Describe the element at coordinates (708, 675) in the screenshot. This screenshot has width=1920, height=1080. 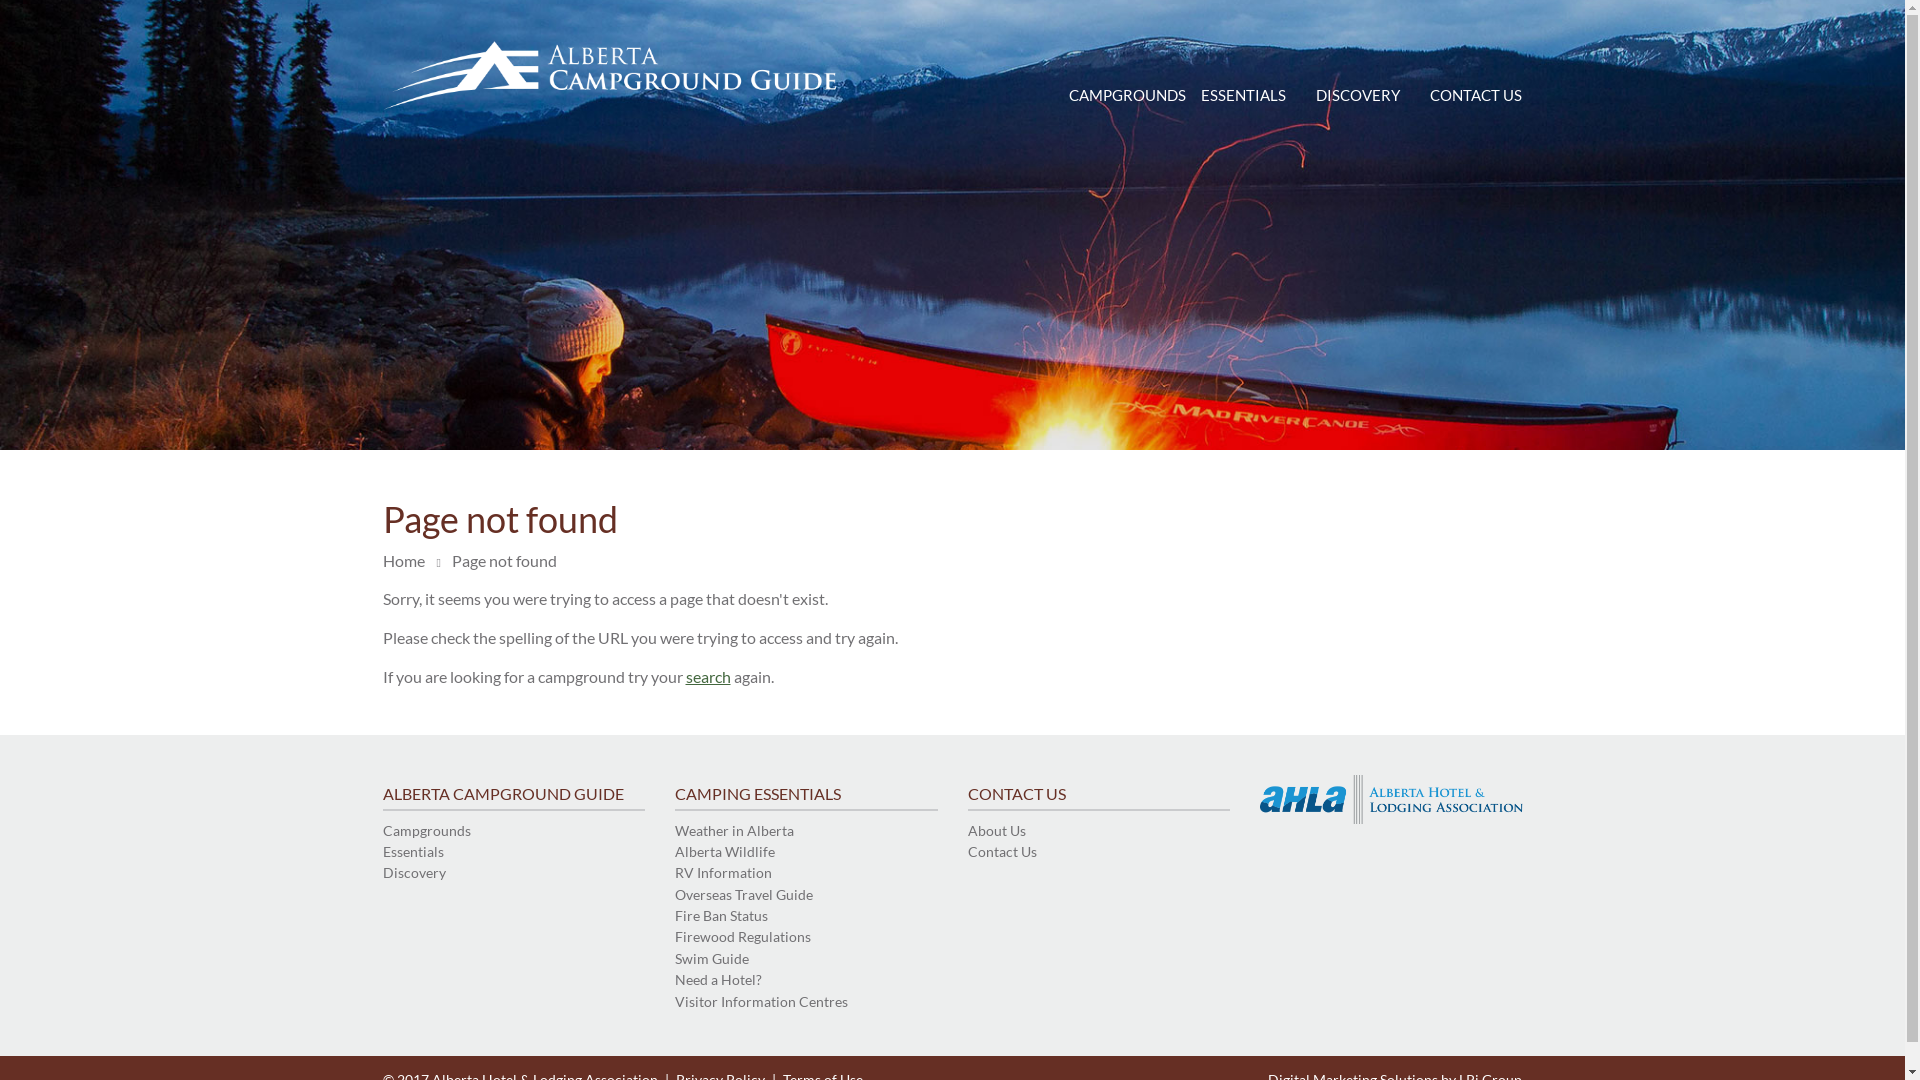
I see `'search'` at that location.